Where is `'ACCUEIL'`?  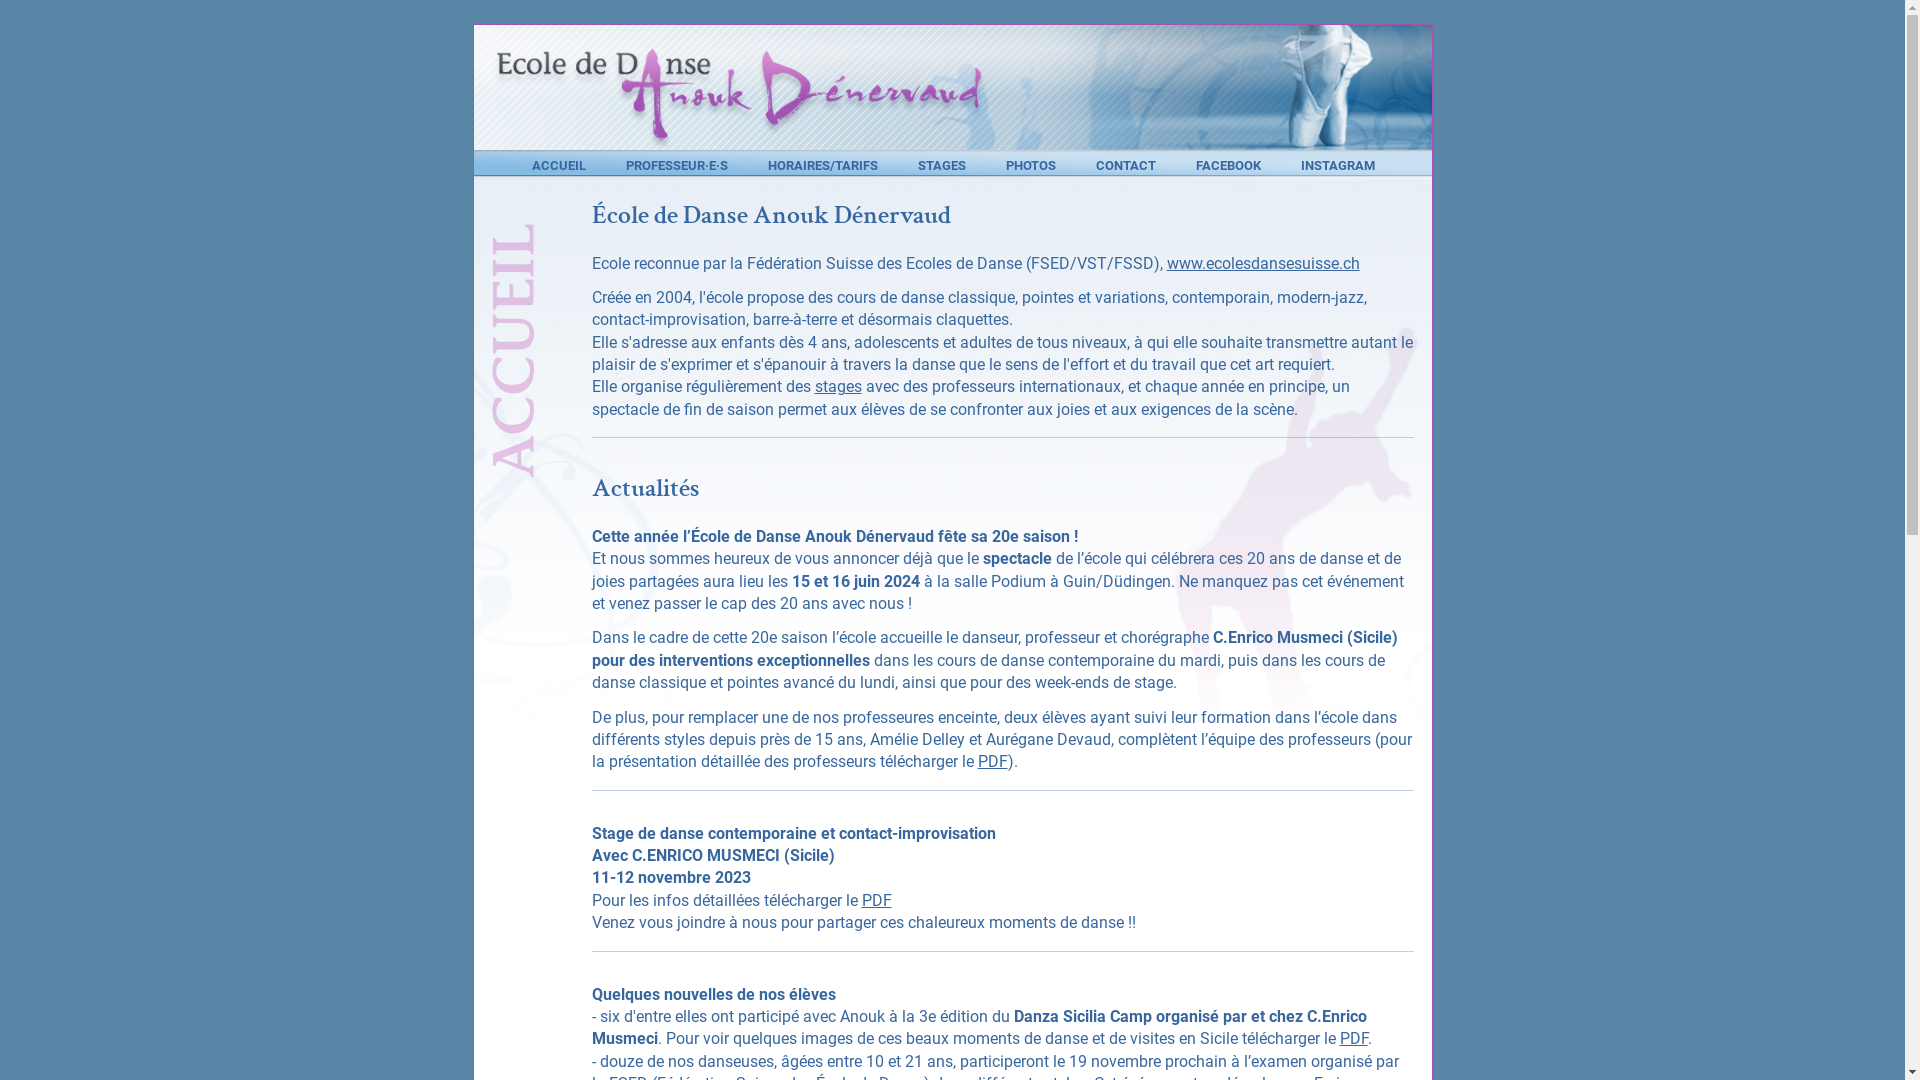
'ACCUEIL' is located at coordinates (532, 164).